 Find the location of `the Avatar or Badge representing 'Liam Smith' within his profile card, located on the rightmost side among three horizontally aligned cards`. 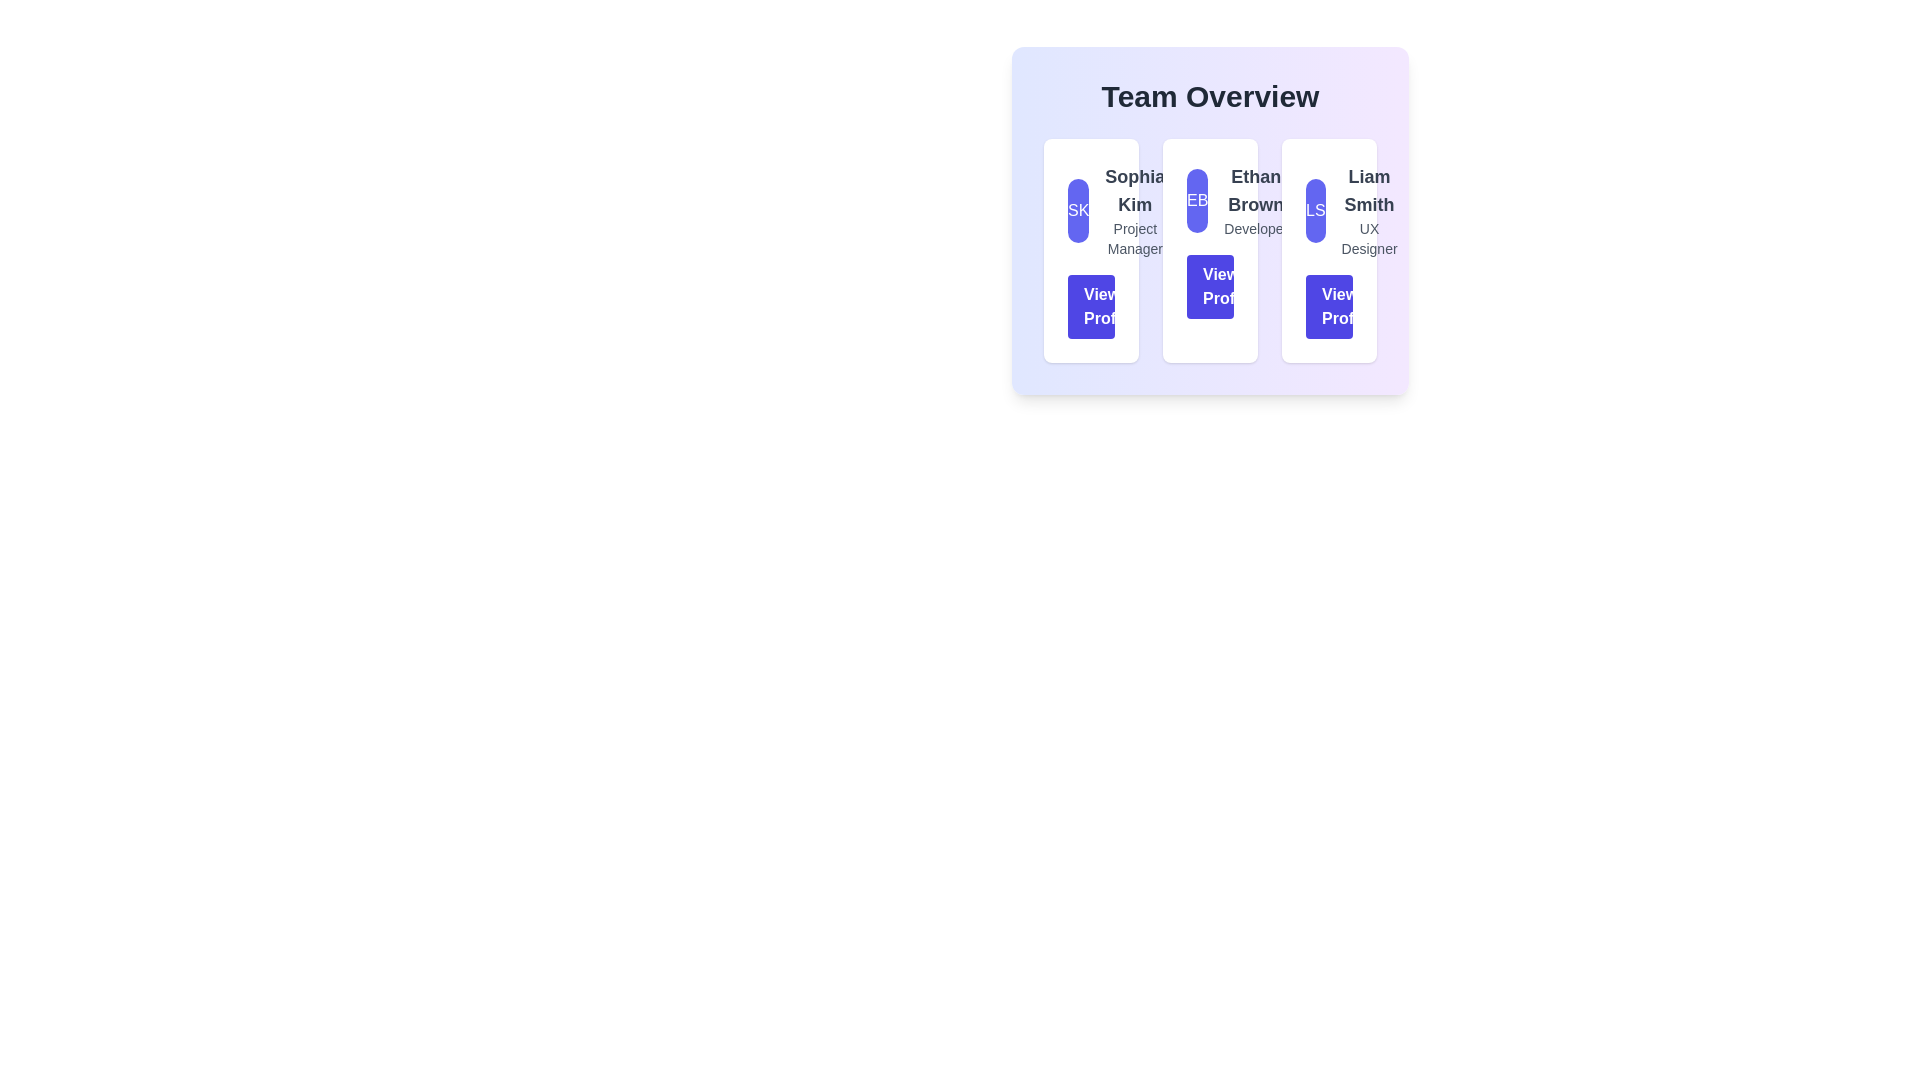

the Avatar or Badge representing 'Liam Smith' within his profile card, located on the rightmost side among three horizontally aligned cards is located at coordinates (1315, 211).